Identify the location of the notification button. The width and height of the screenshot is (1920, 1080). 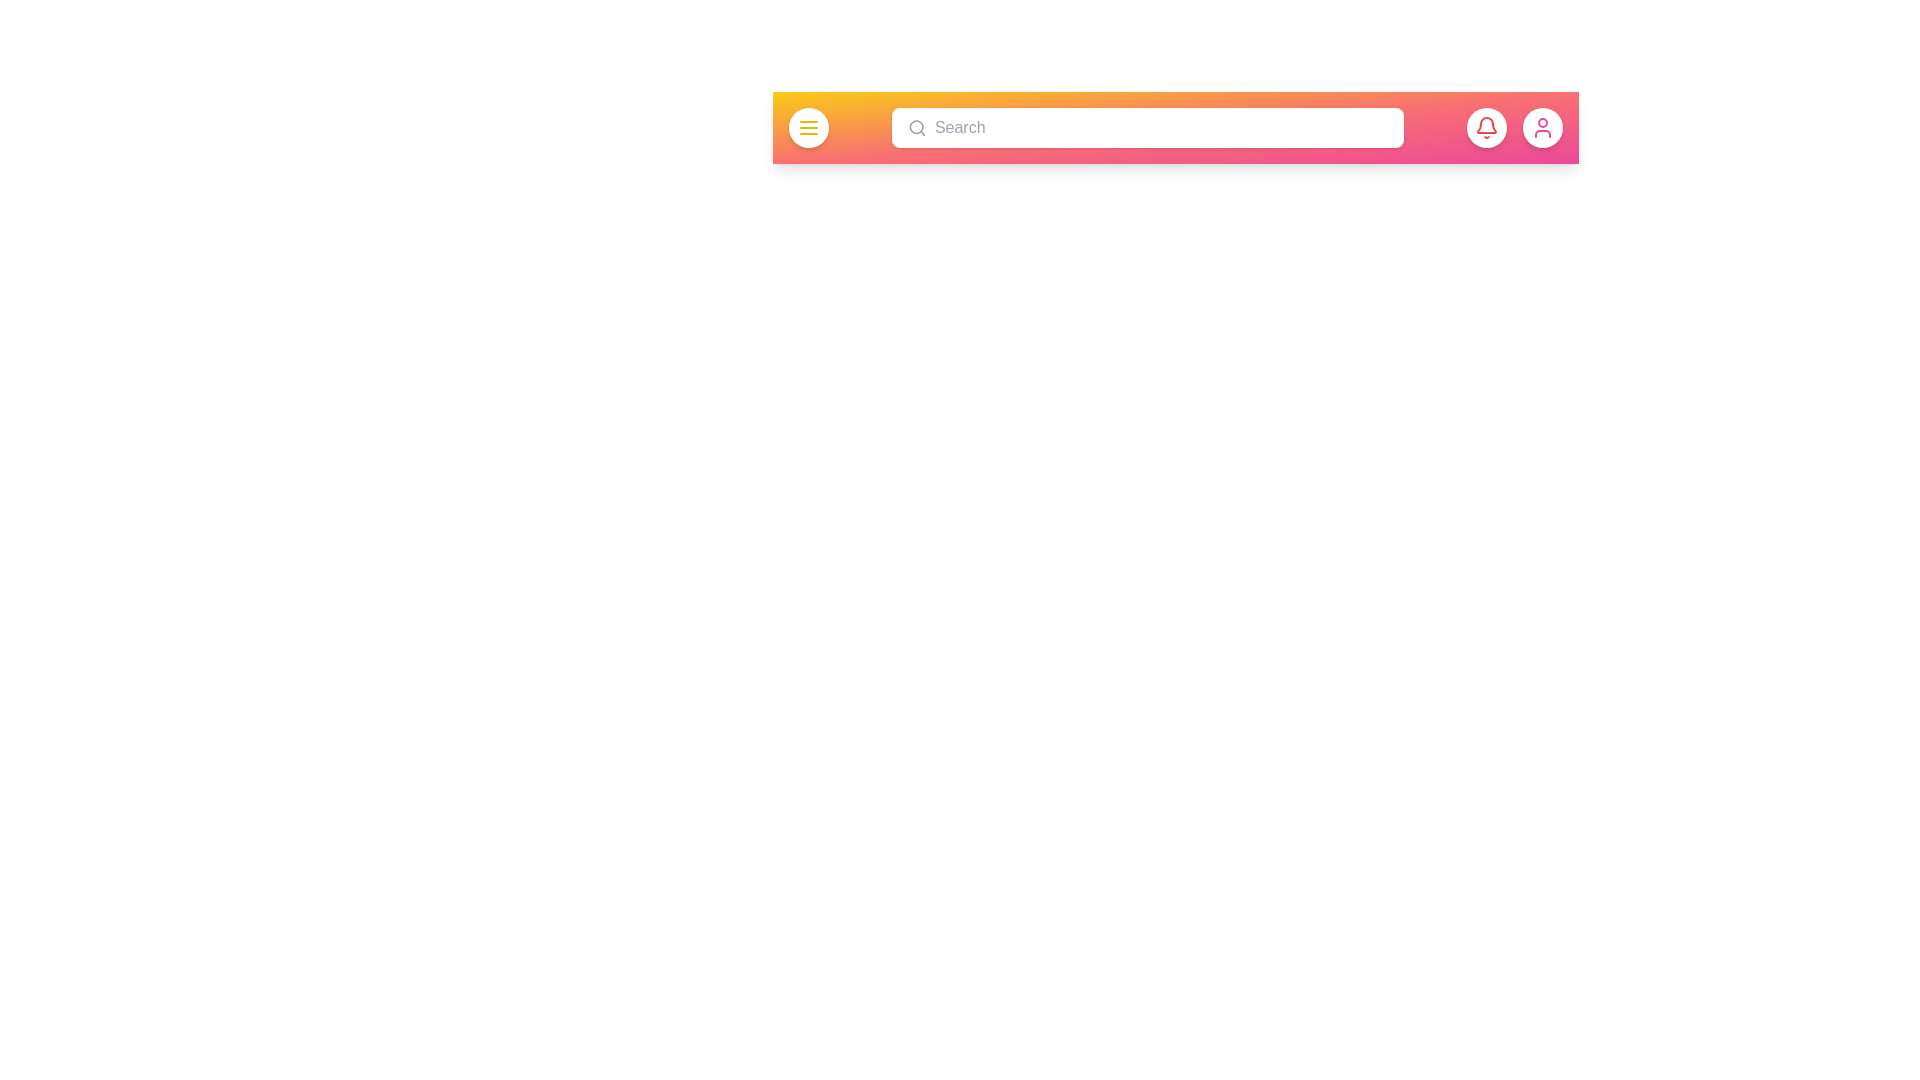
(1487, 127).